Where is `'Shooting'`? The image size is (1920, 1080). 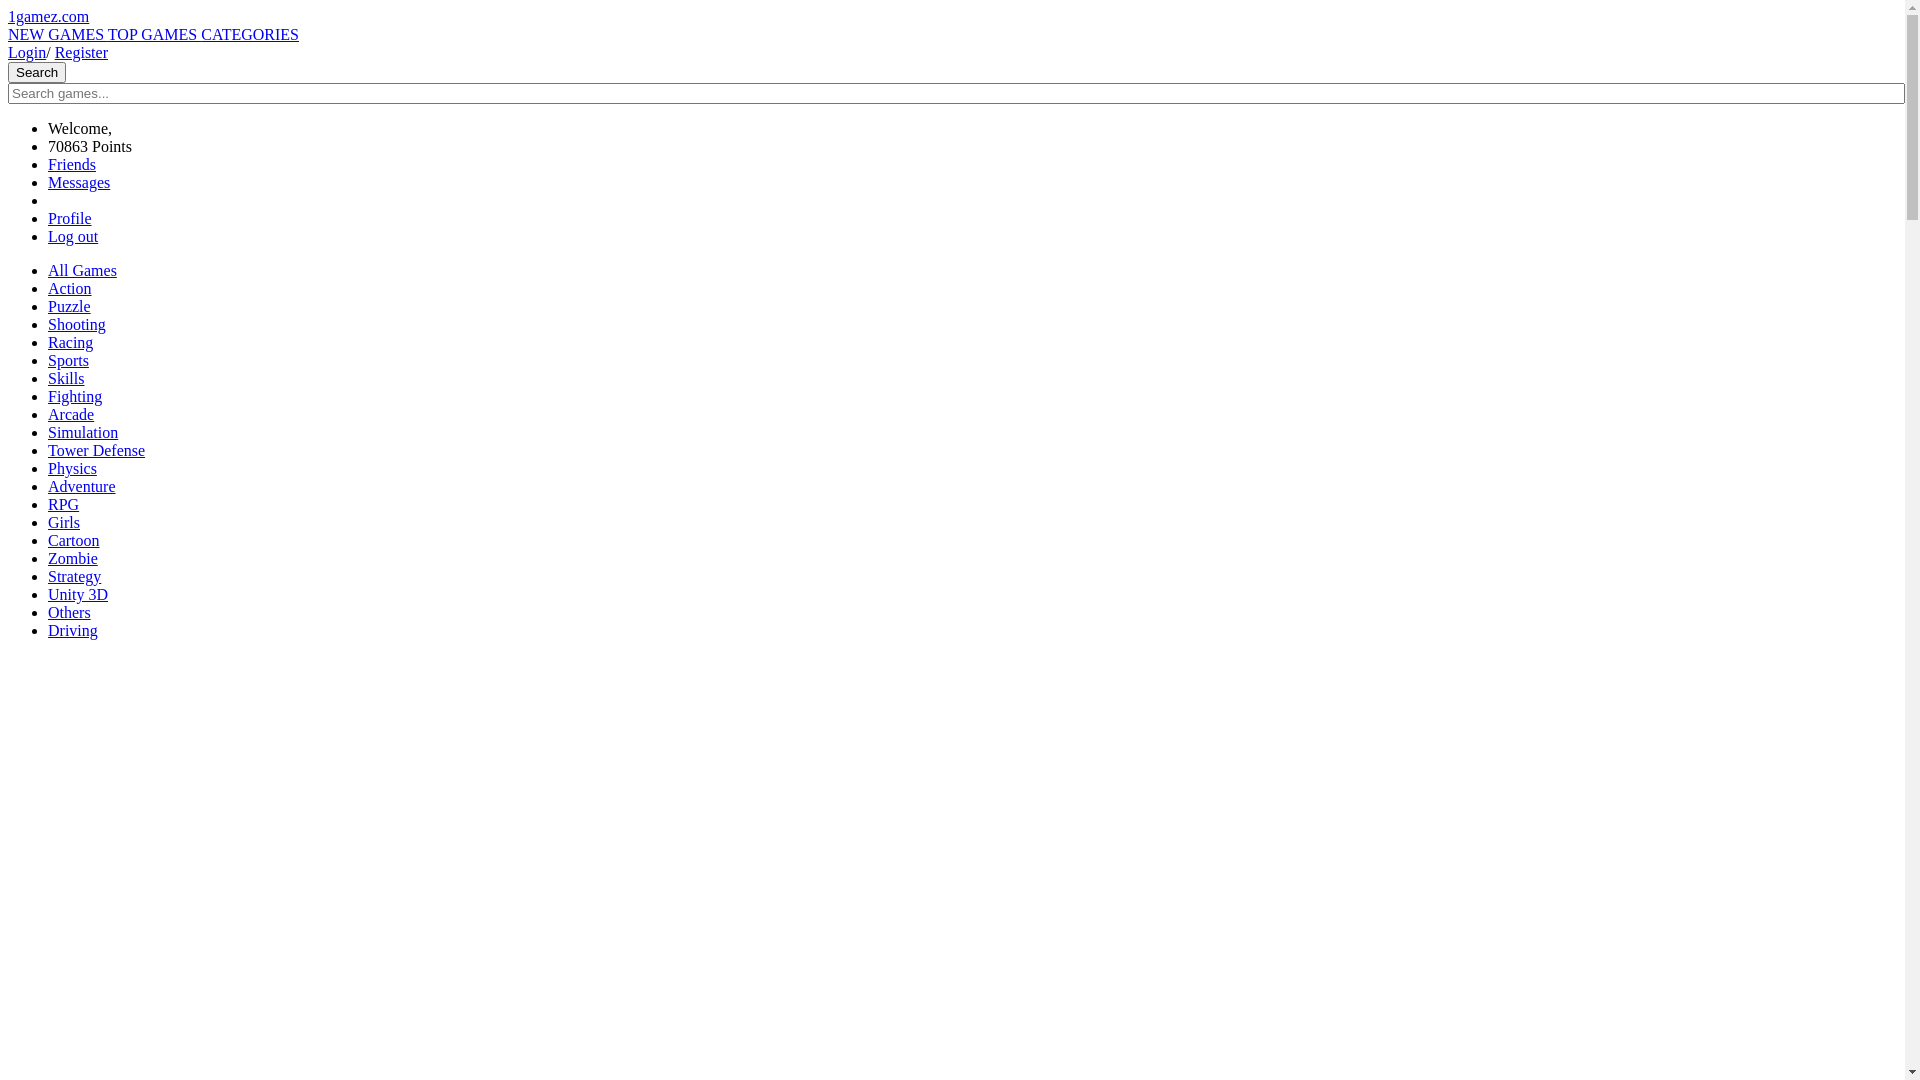 'Shooting' is located at coordinates (76, 323).